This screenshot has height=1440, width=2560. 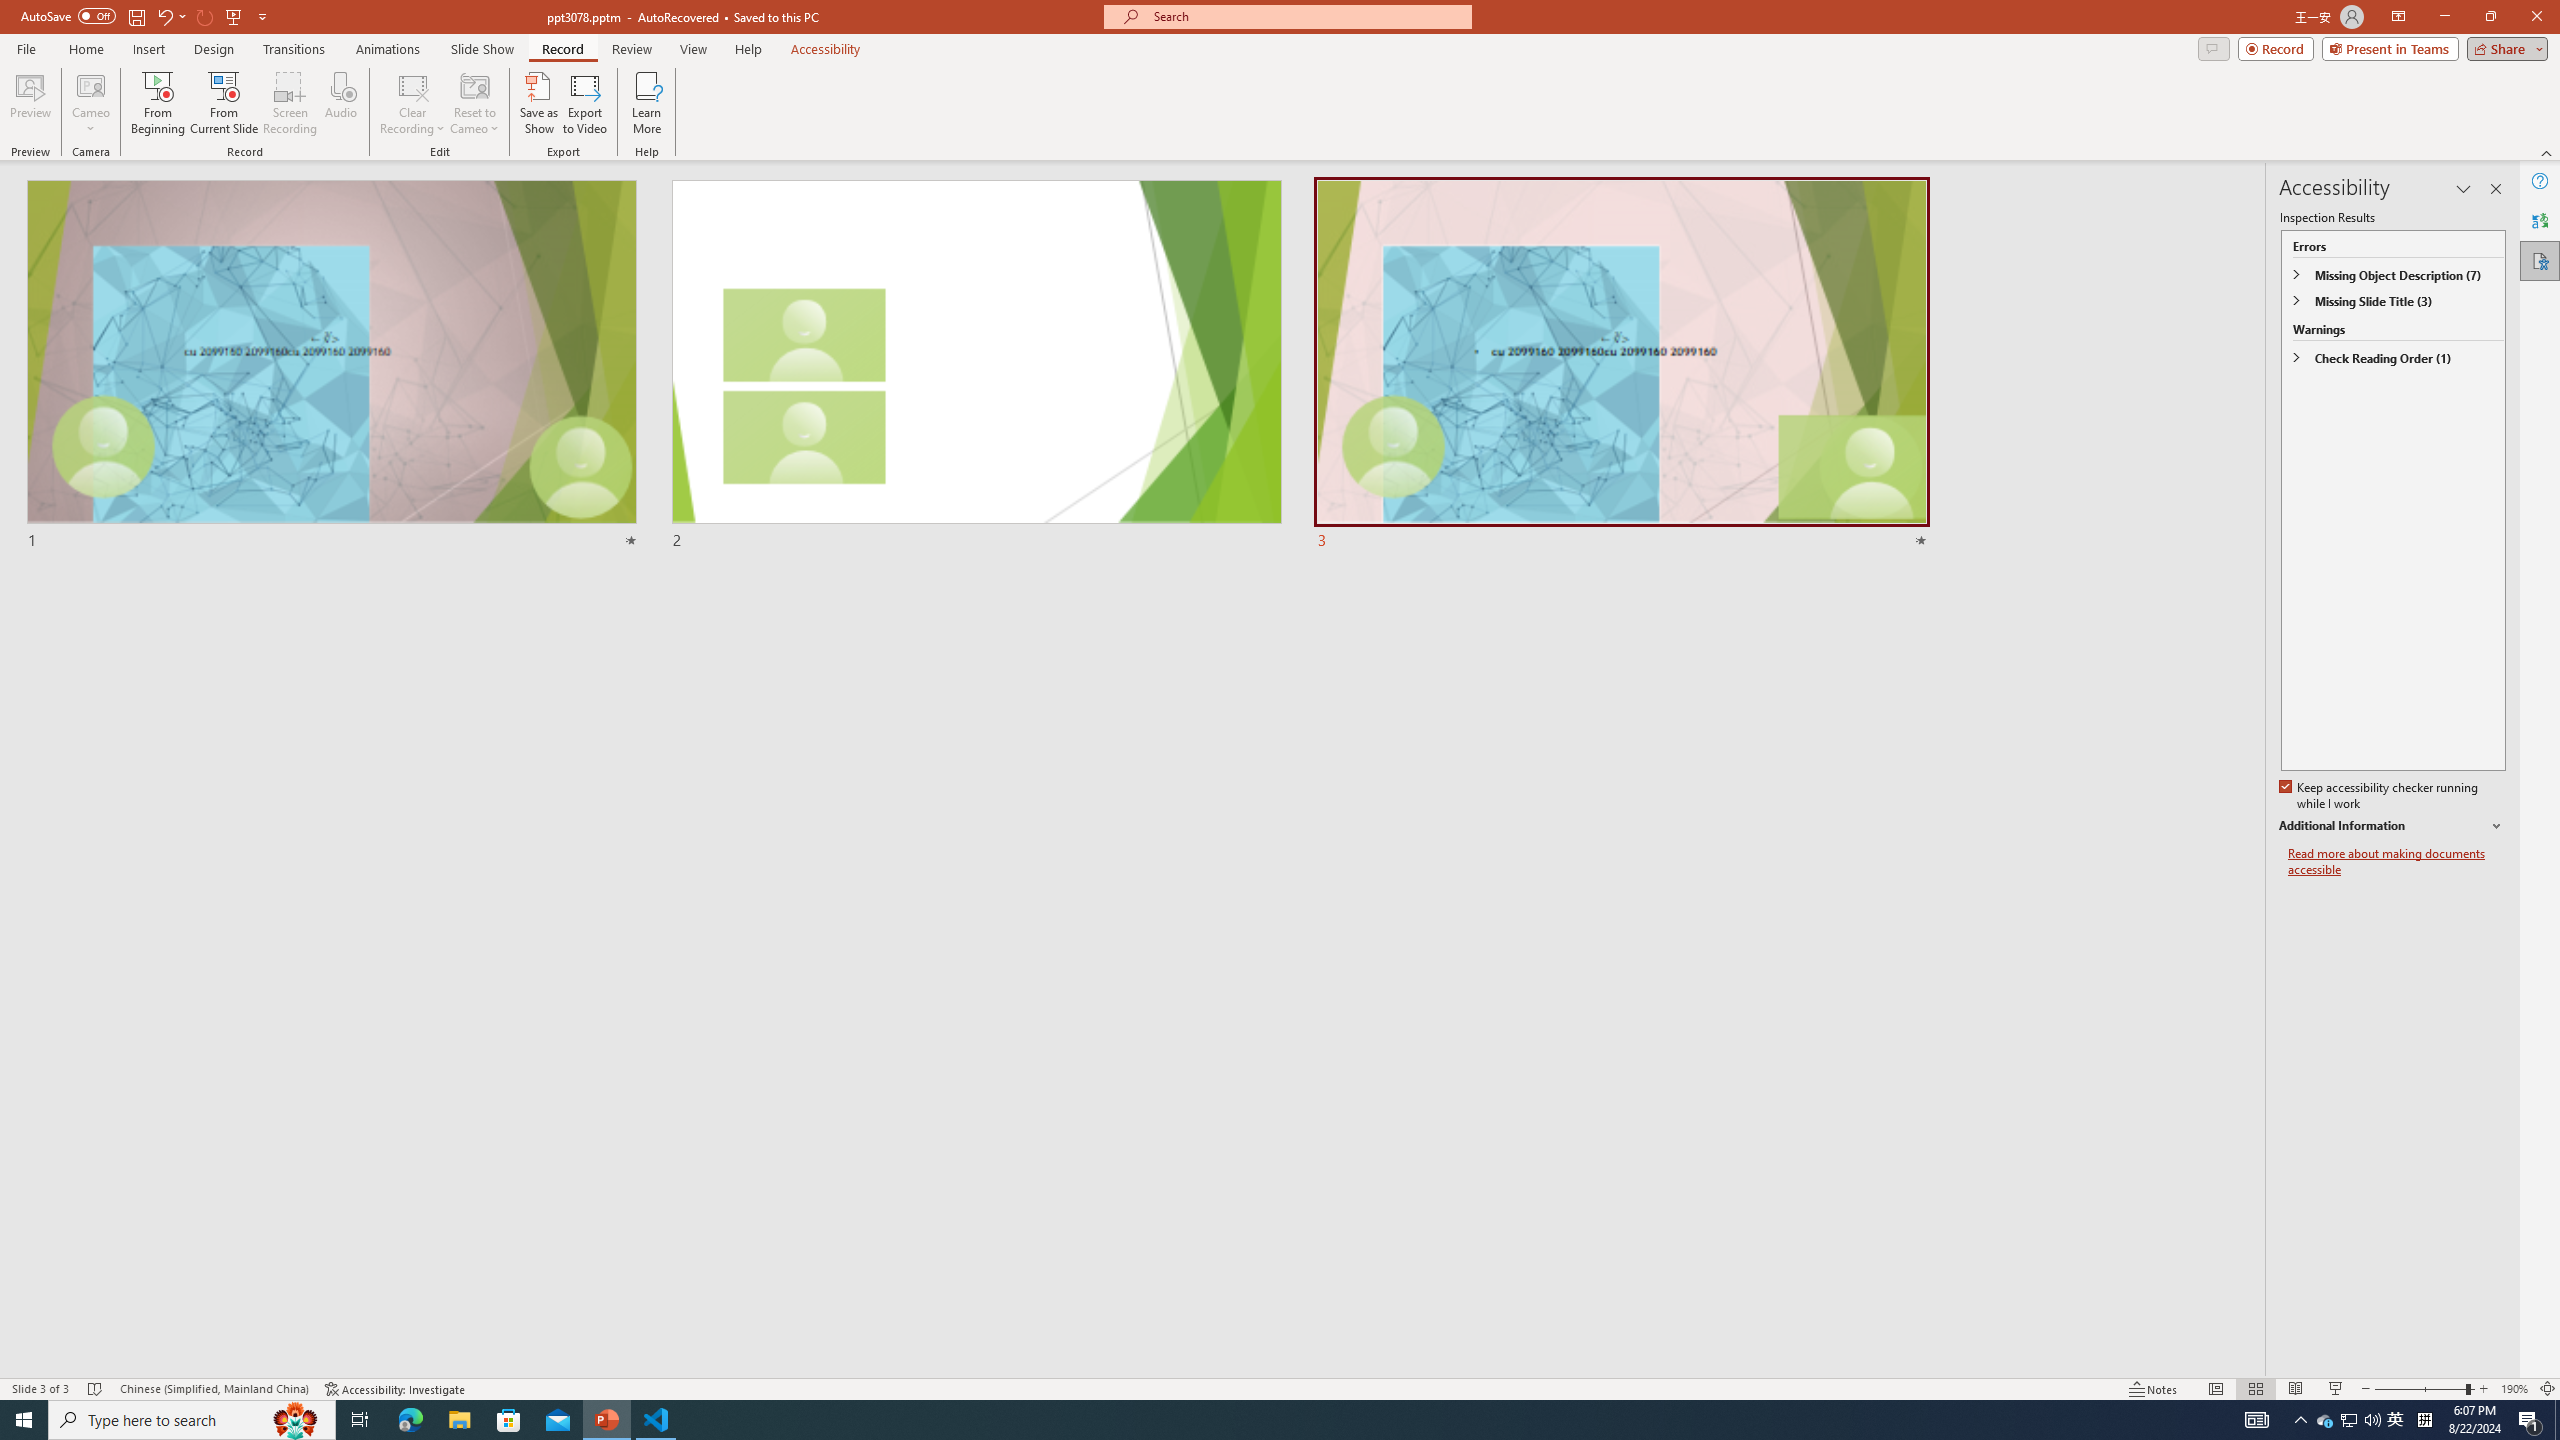 What do you see at coordinates (412, 103) in the screenshot?
I see `'Clear Recording'` at bounding box center [412, 103].